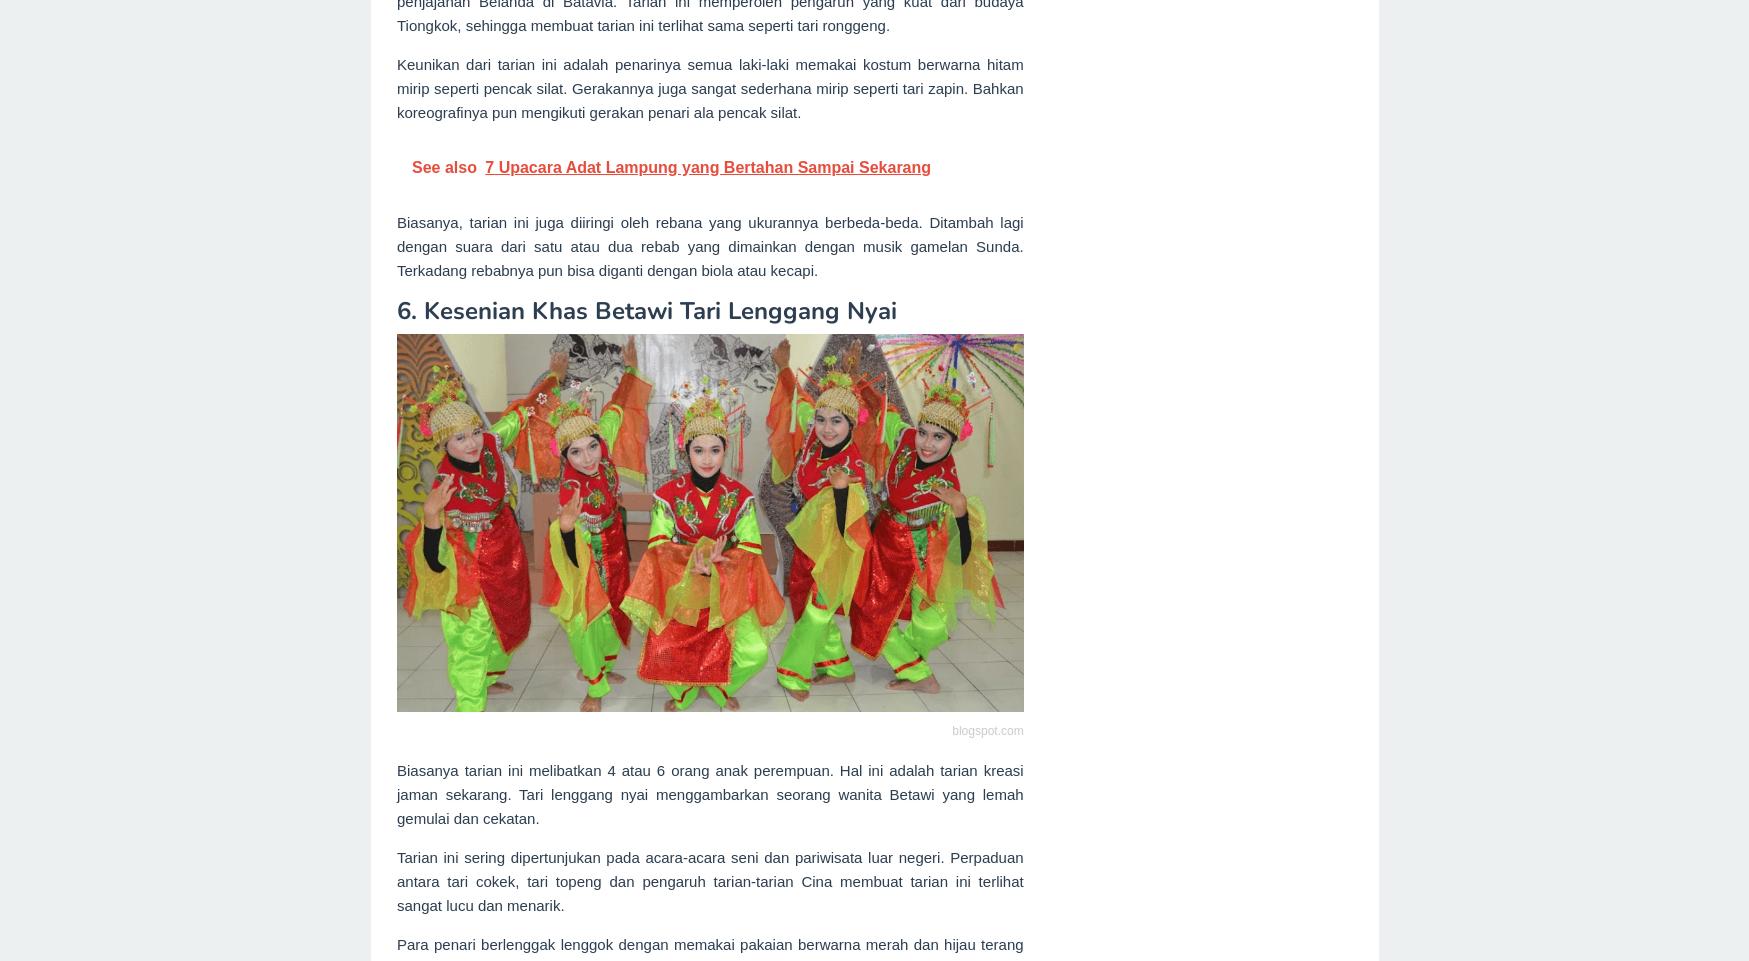  Describe the element at coordinates (706, 166) in the screenshot. I see `'7 Upacara Adat Lampung yang Bertahan Sampai Sekarang'` at that location.